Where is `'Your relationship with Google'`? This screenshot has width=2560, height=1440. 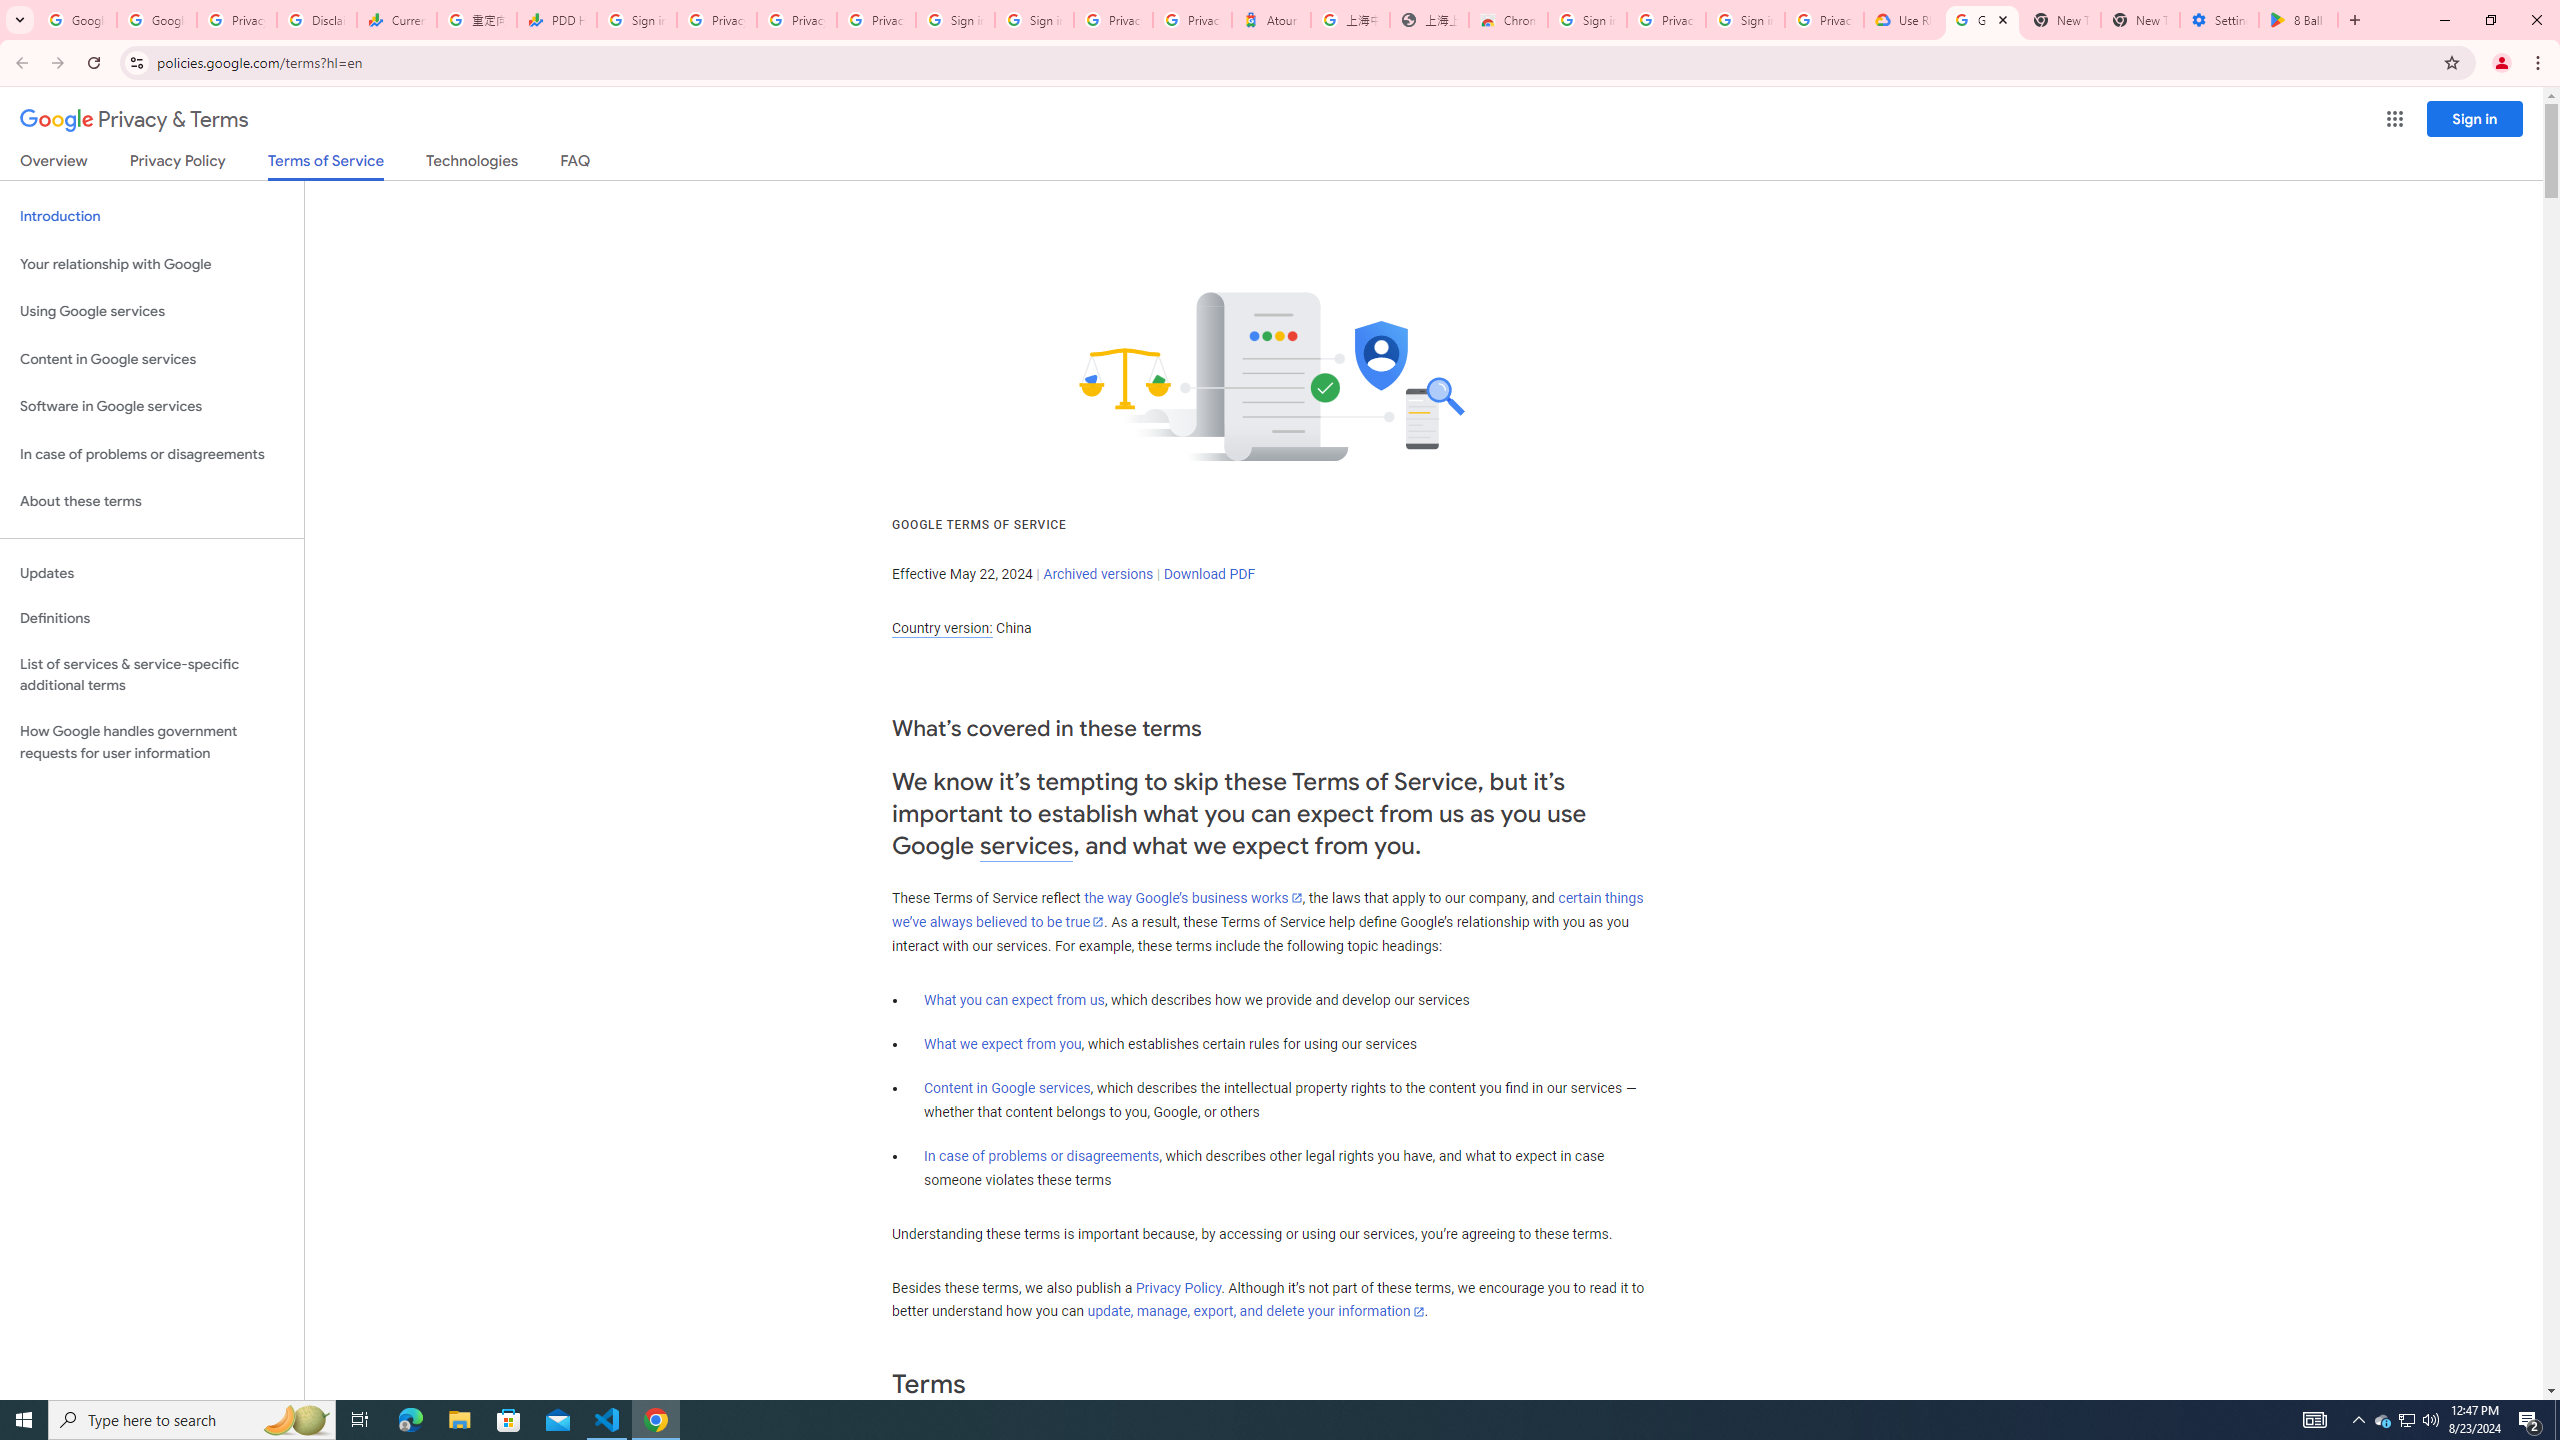 'Your relationship with Google' is located at coordinates (151, 264).